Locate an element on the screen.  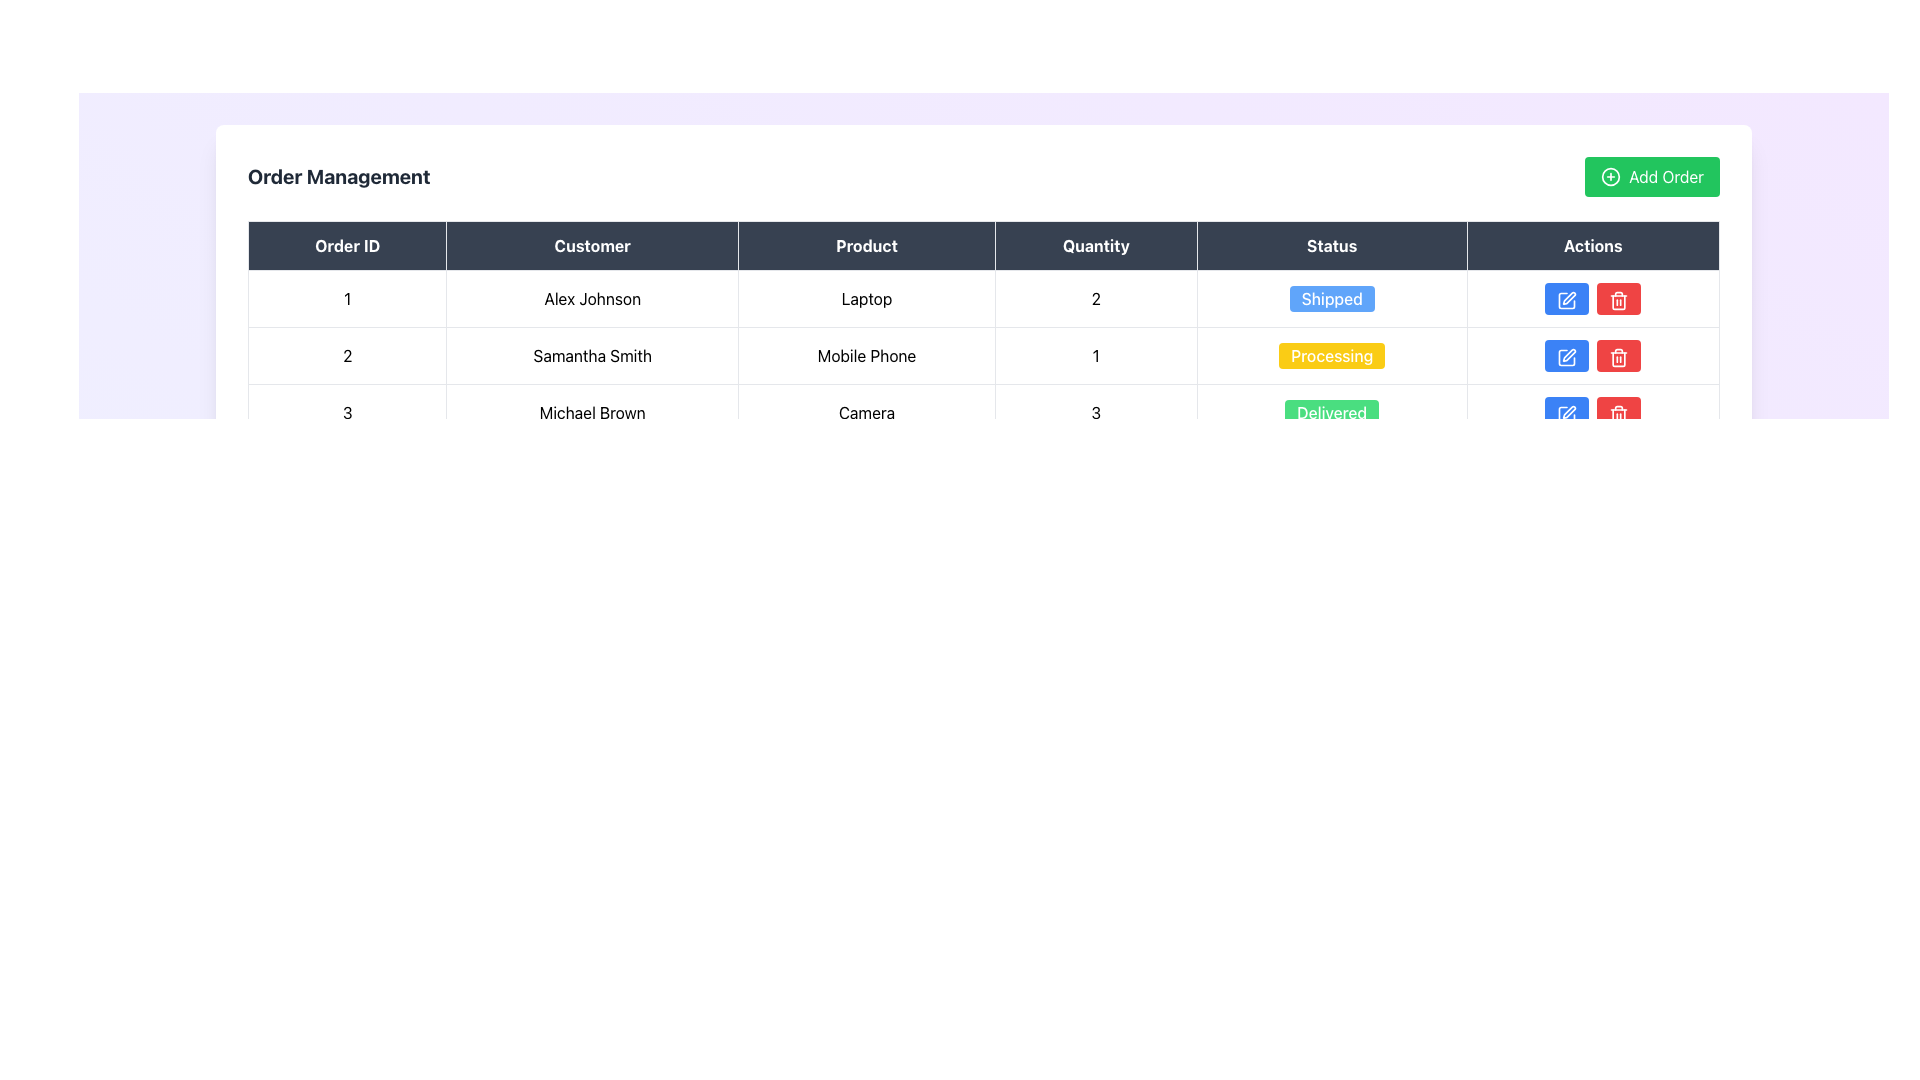
the trash/delete icon in the 'Actions' column of the data table for Order ID 3 to initiate the delete action is located at coordinates (1619, 302).